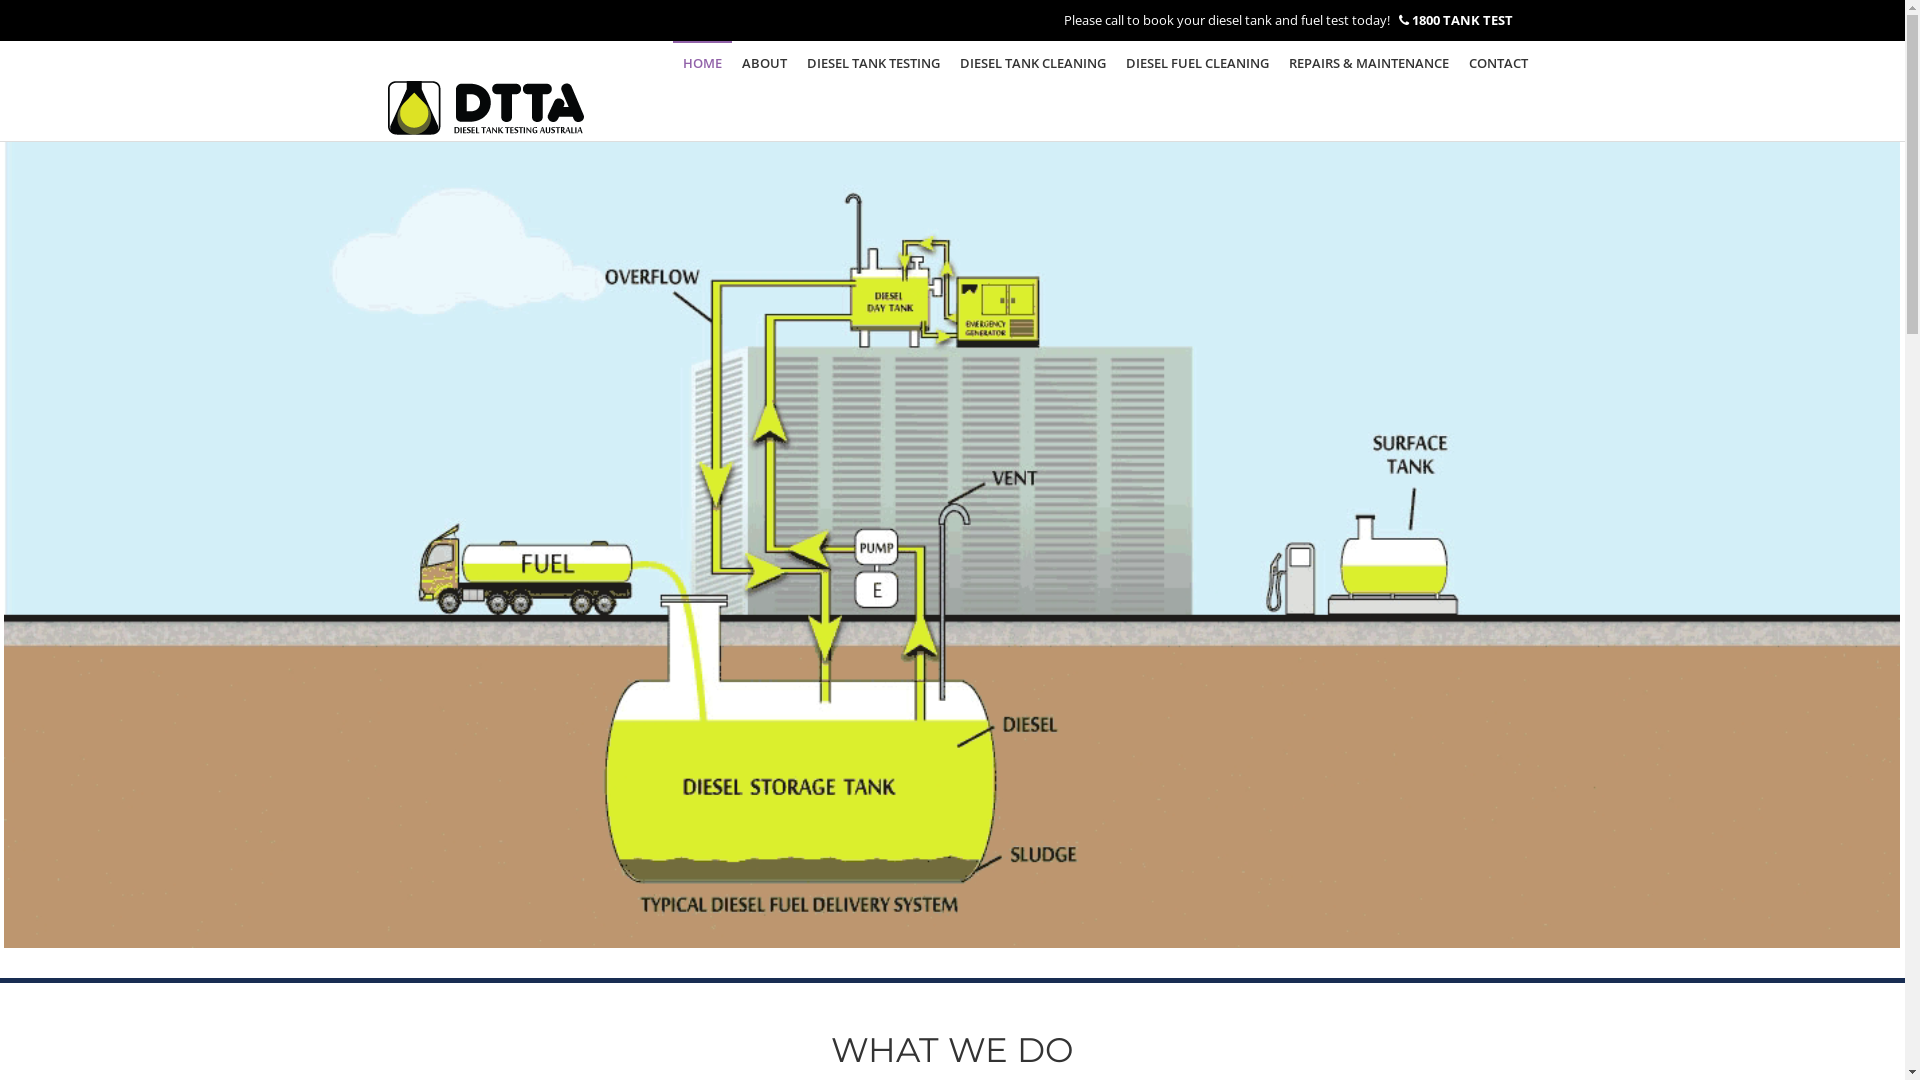  What do you see at coordinates (701, 61) in the screenshot?
I see `'HOME'` at bounding box center [701, 61].